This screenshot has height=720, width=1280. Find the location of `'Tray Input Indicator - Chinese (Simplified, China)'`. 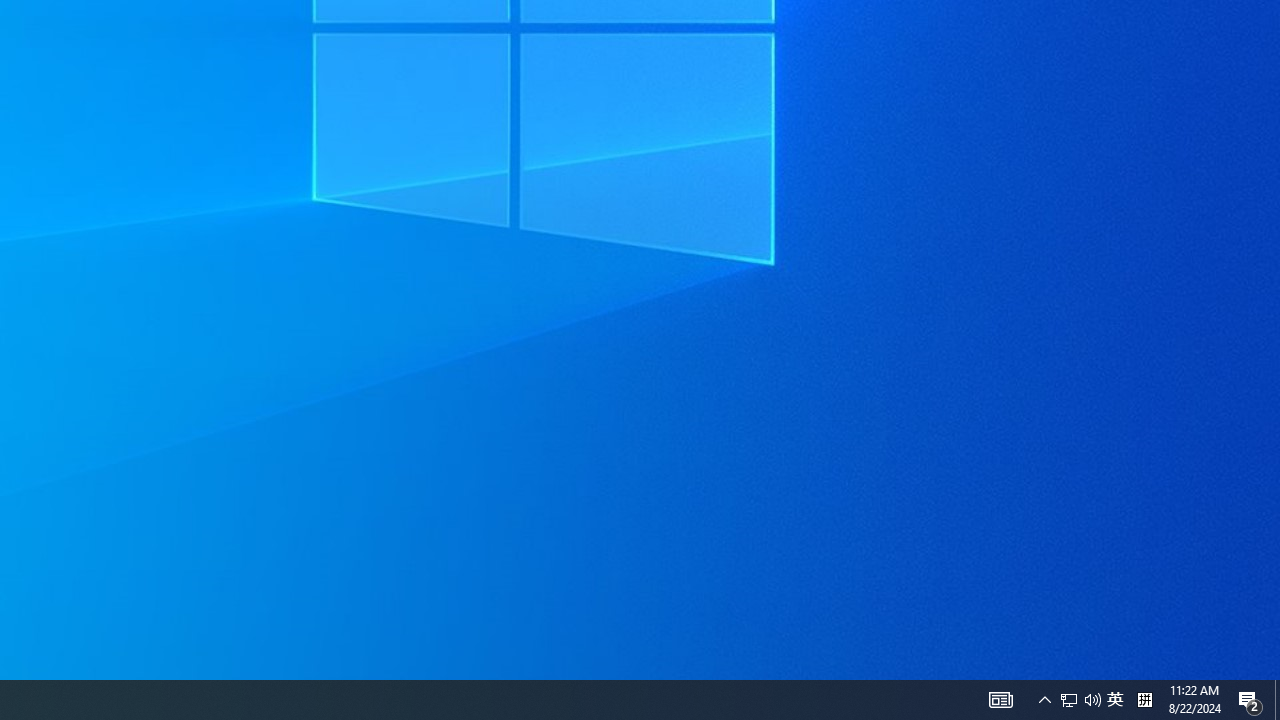

'Tray Input Indicator - Chinese (Simplified, China)' is located at coordinates (1144, 698).